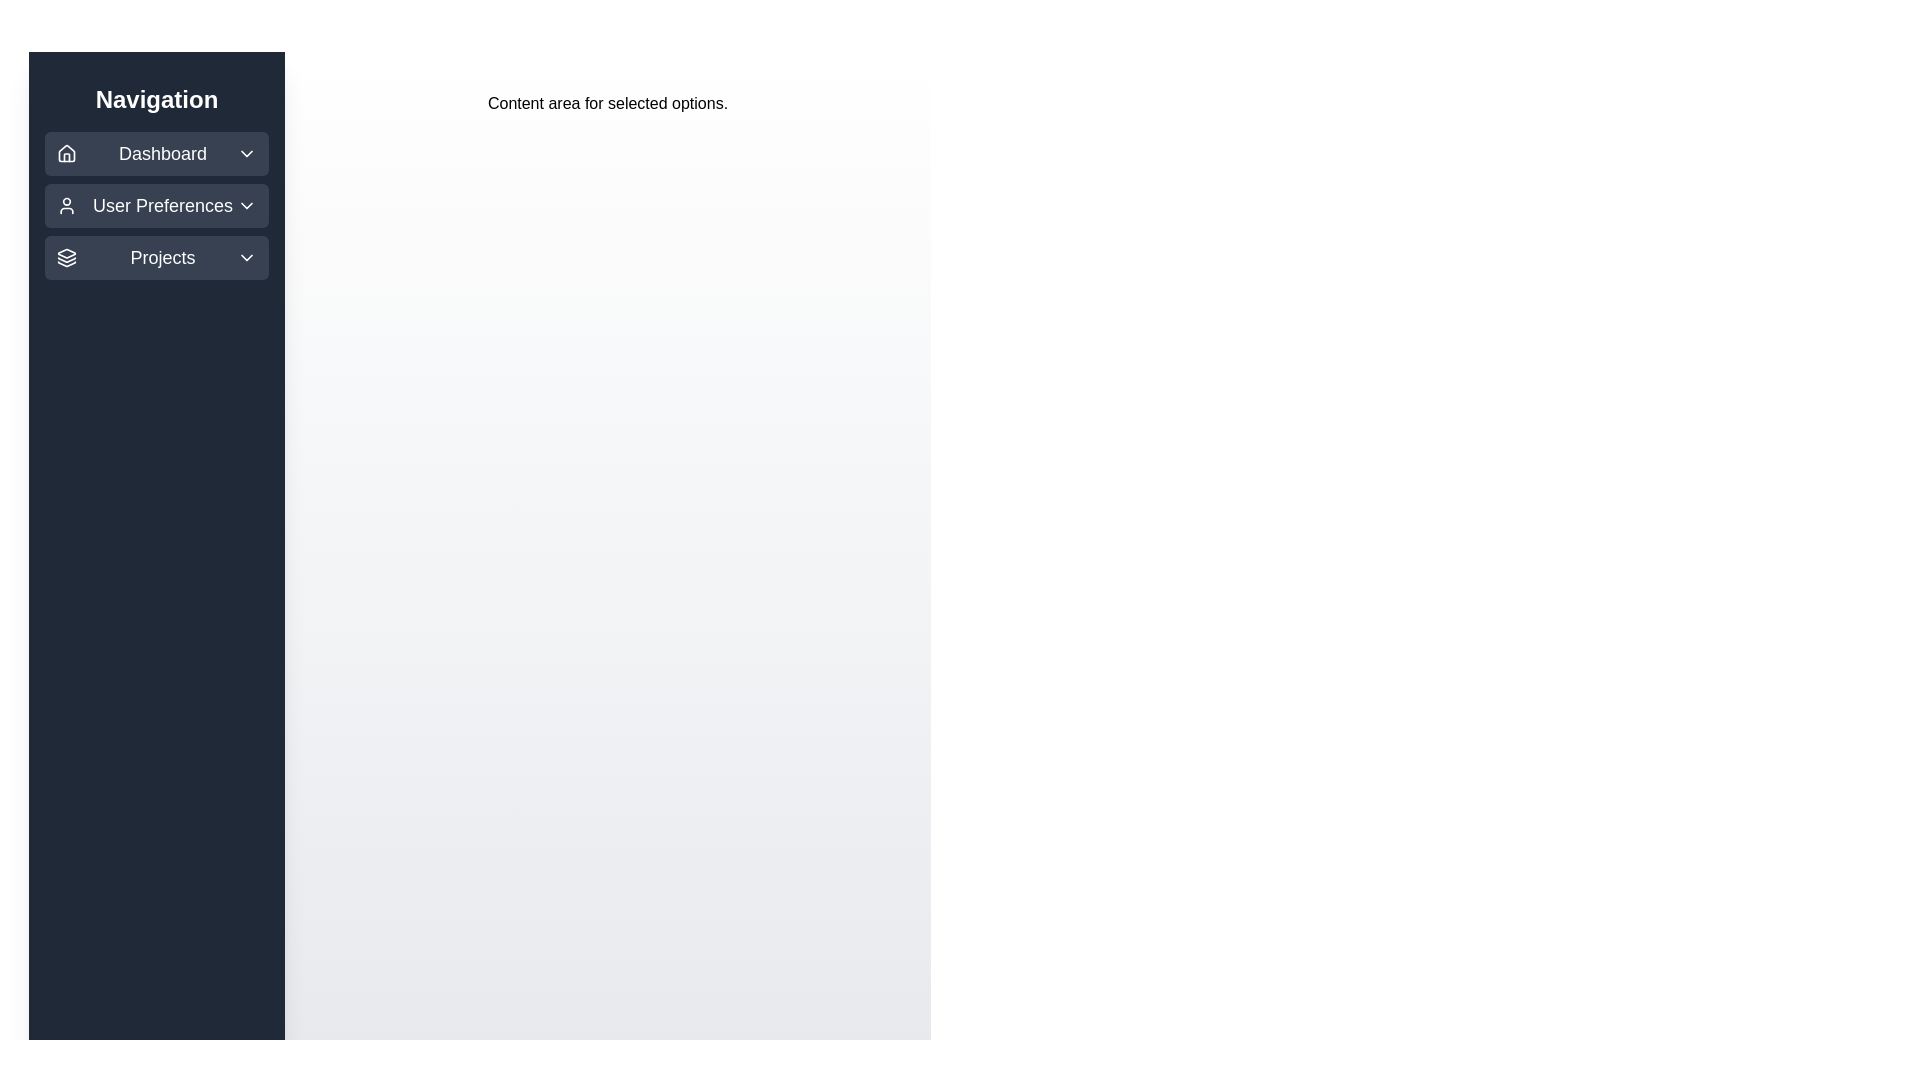  What do you see at coordinates (245, 205) in the screenshot?
I see `the collapsible menu indicator icon located to the right of the 'User Preferences' text label` at bounding box center [245, 205].